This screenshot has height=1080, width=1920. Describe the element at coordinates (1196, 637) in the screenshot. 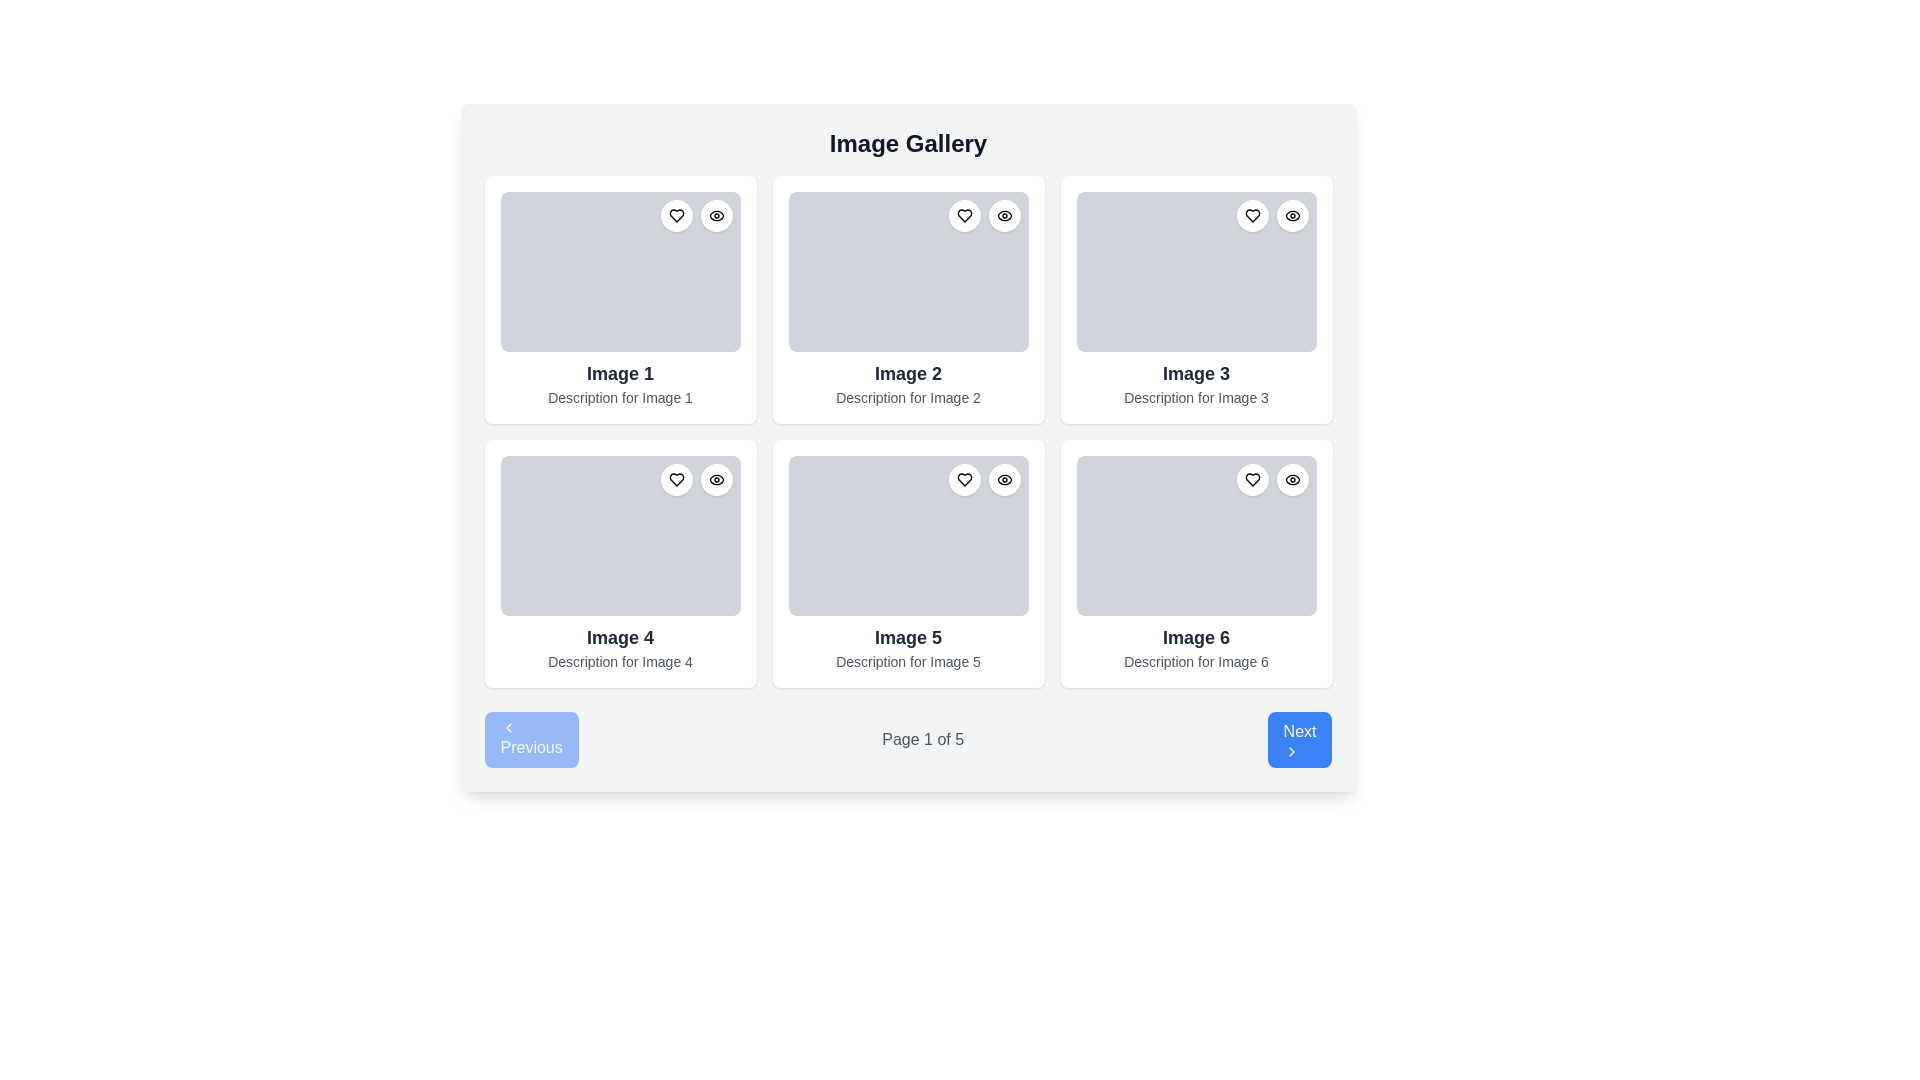

I see `the text label styled with a larger font size, semi-bold weight, and gray color containing the text 'Image 6', located at the bottom of the rightmost item in the second row of a 3x2 grid layout` at that location.